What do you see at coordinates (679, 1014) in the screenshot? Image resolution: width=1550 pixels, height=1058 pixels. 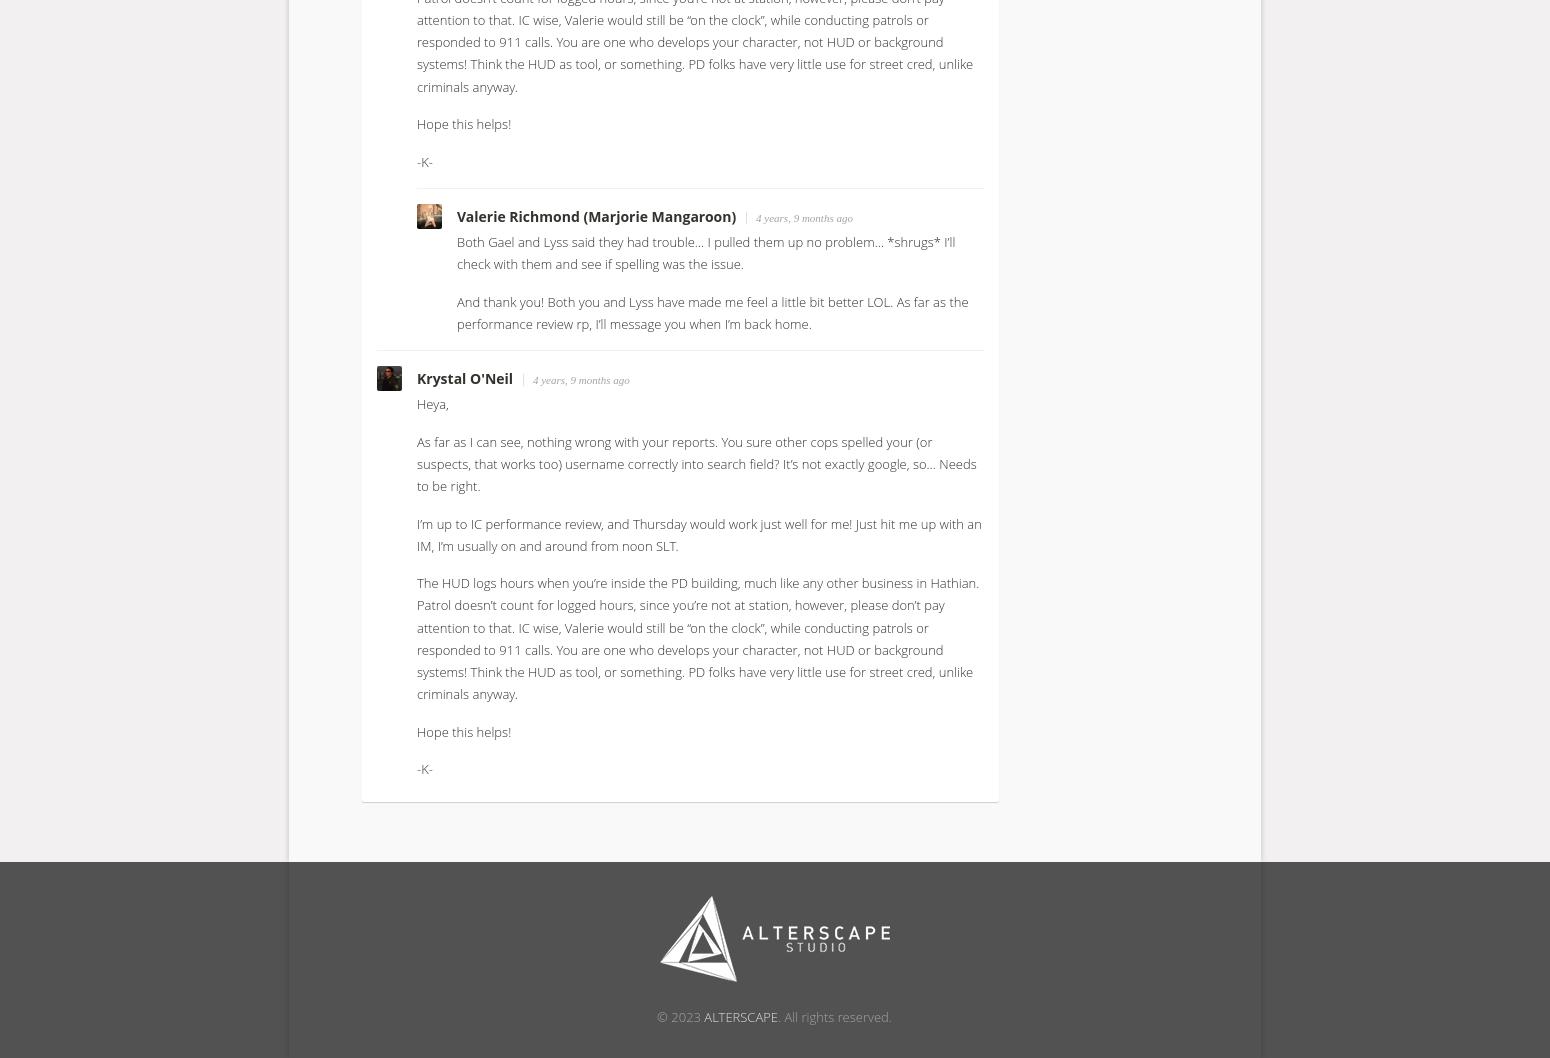 I see `'© 2023'` at bounding box center [679, 1014].